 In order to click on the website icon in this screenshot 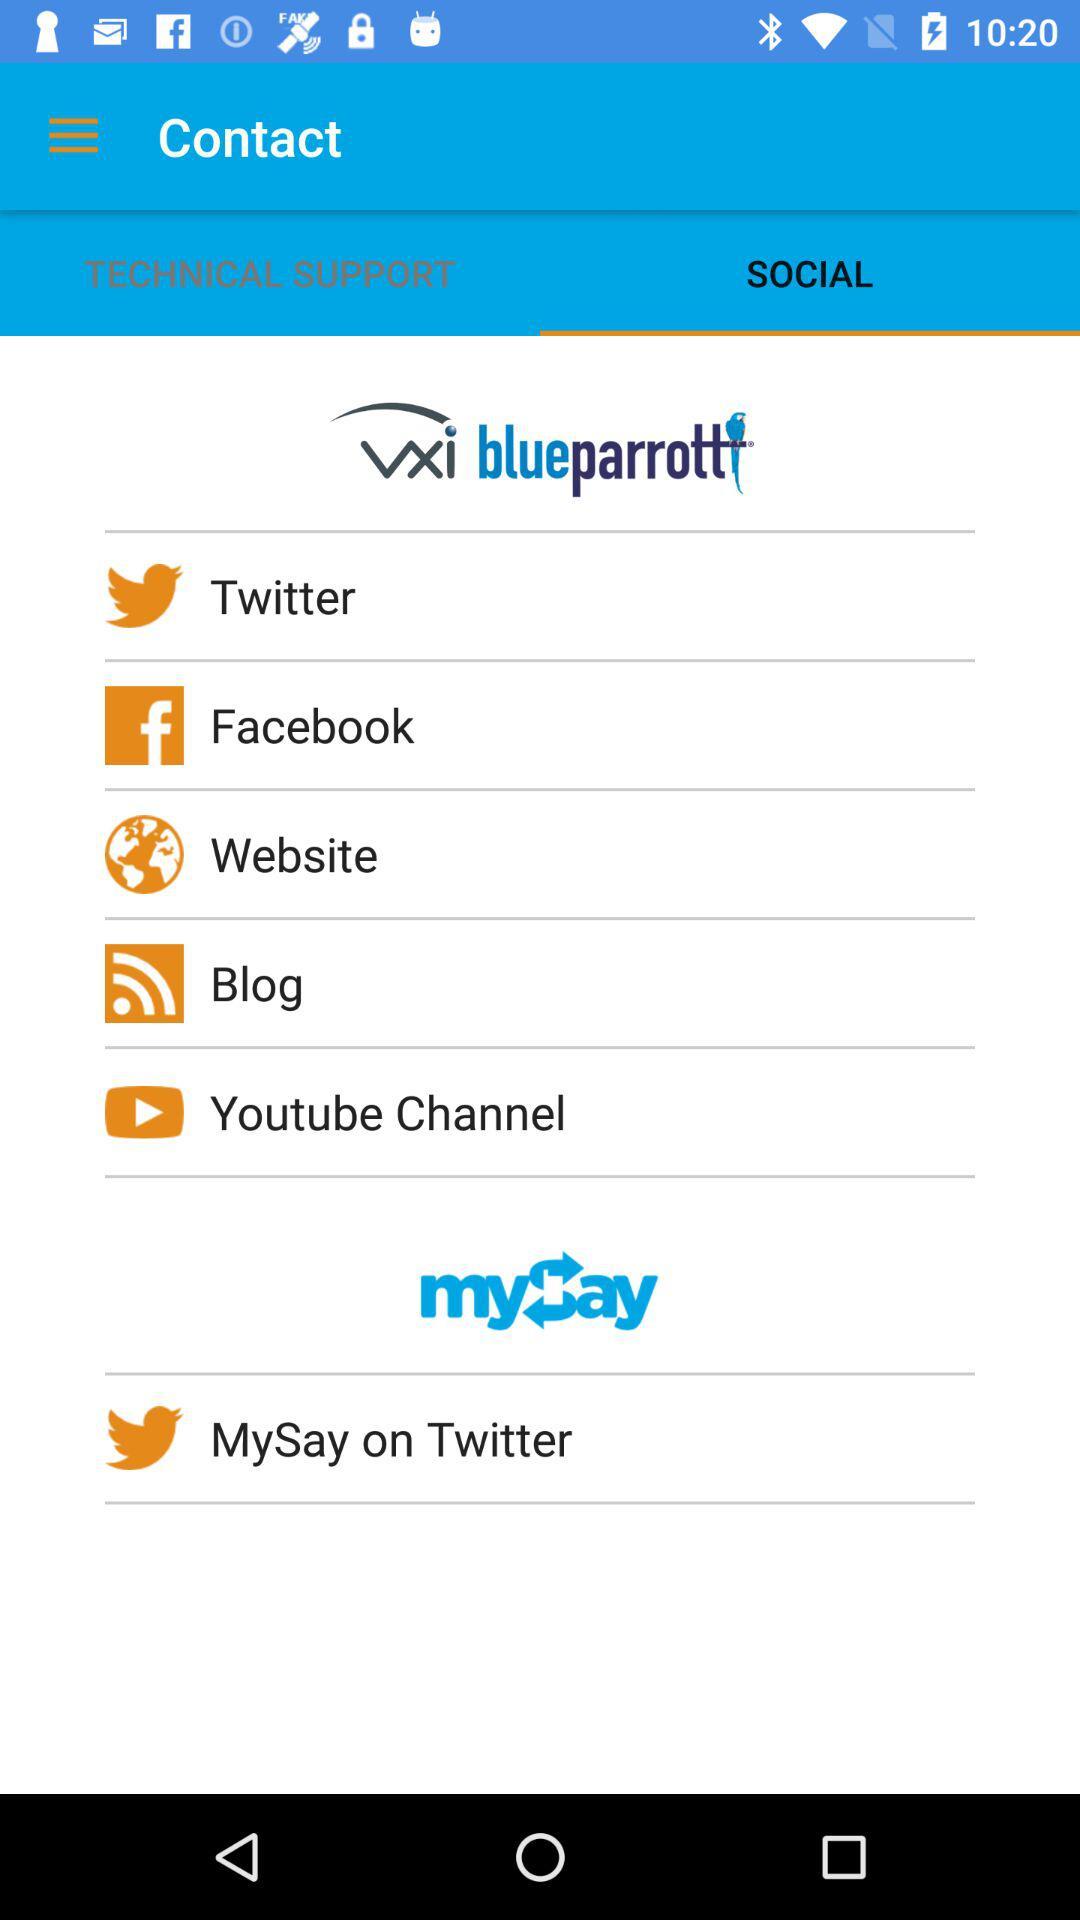, I will do `click(307, 853)`.